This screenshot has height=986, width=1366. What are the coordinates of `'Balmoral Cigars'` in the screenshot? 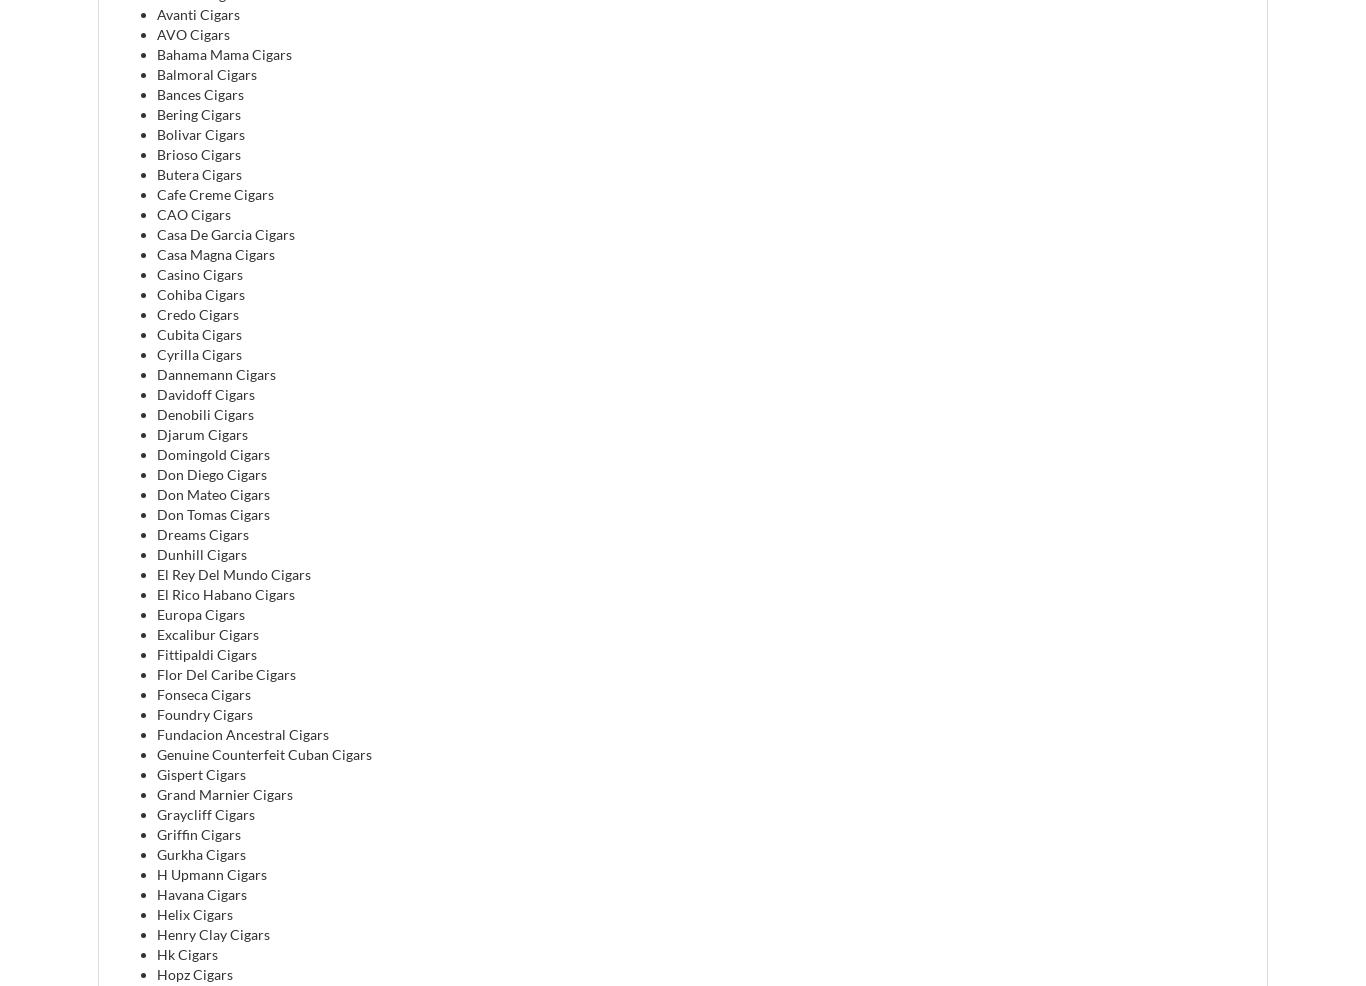 It's located at (205, 72).